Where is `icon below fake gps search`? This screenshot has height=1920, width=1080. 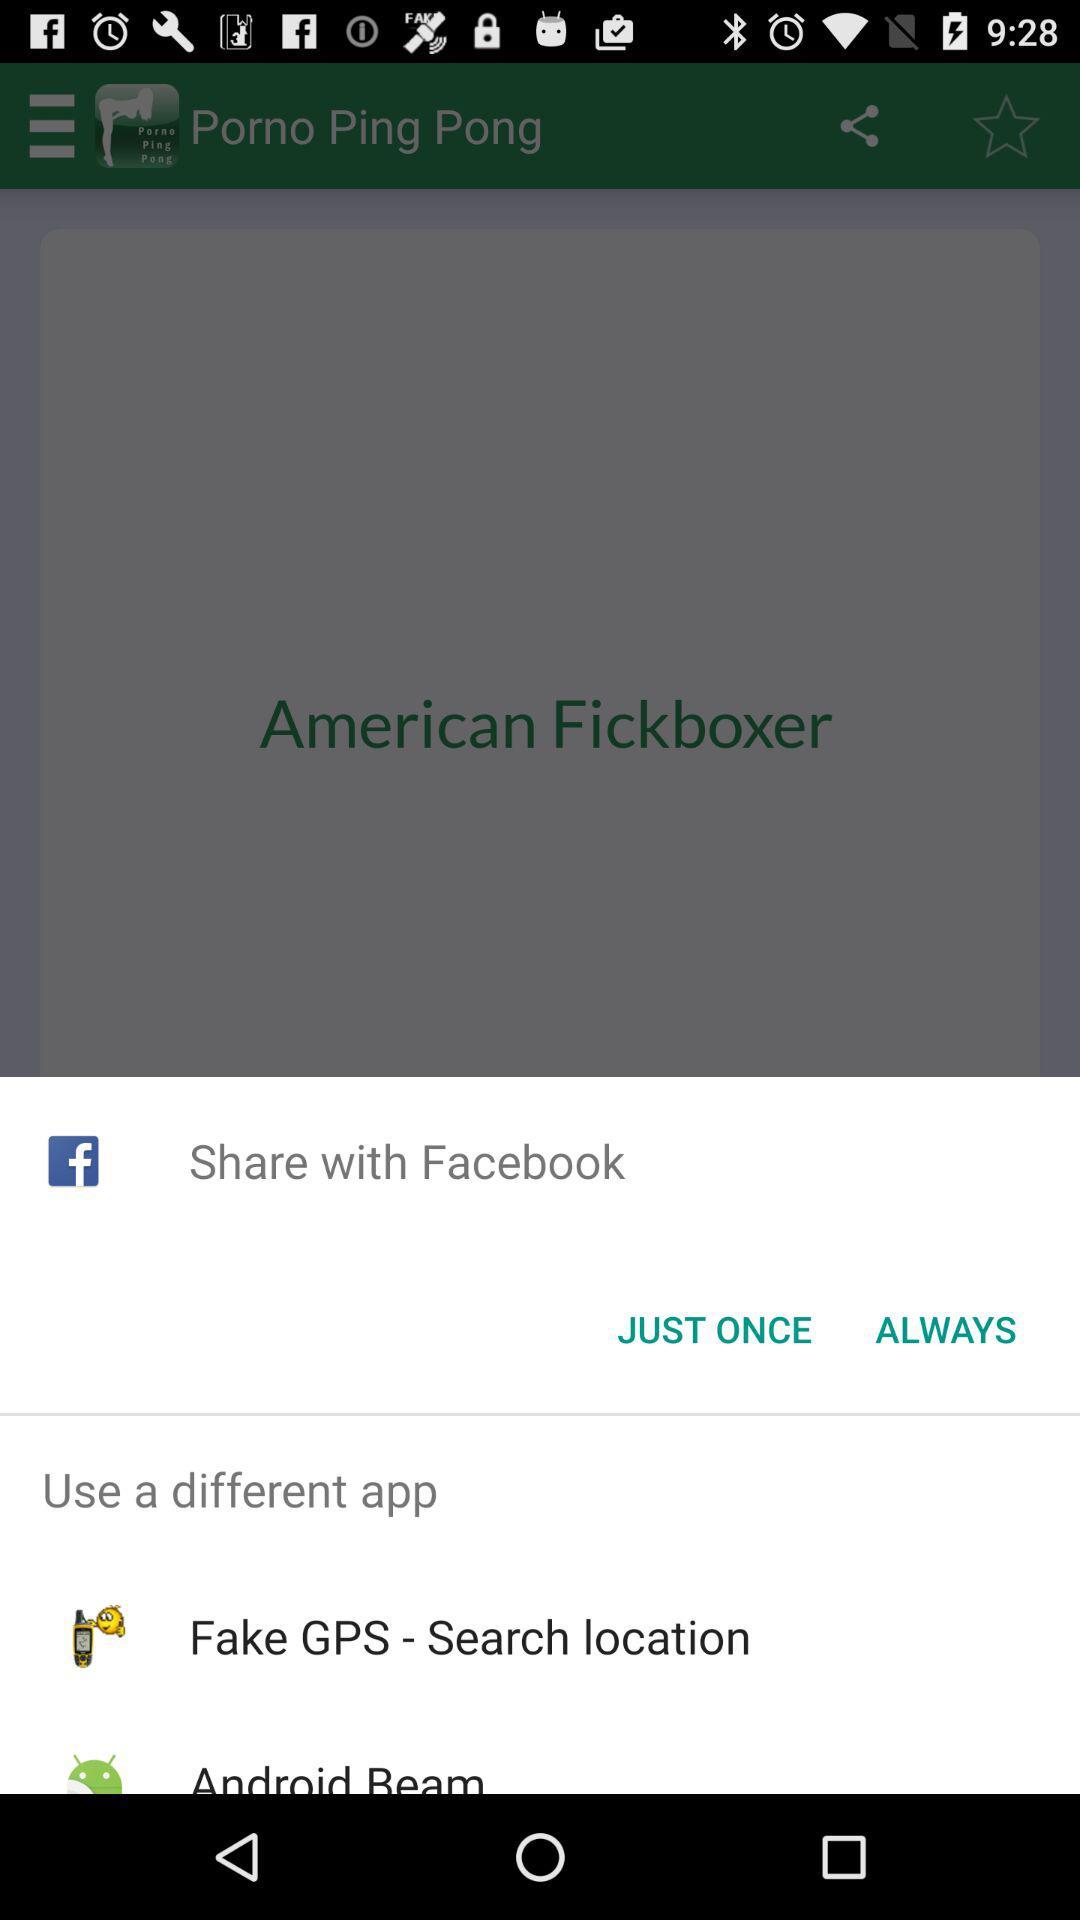 icon below fake gps search is located at coordinates (336, 1772).